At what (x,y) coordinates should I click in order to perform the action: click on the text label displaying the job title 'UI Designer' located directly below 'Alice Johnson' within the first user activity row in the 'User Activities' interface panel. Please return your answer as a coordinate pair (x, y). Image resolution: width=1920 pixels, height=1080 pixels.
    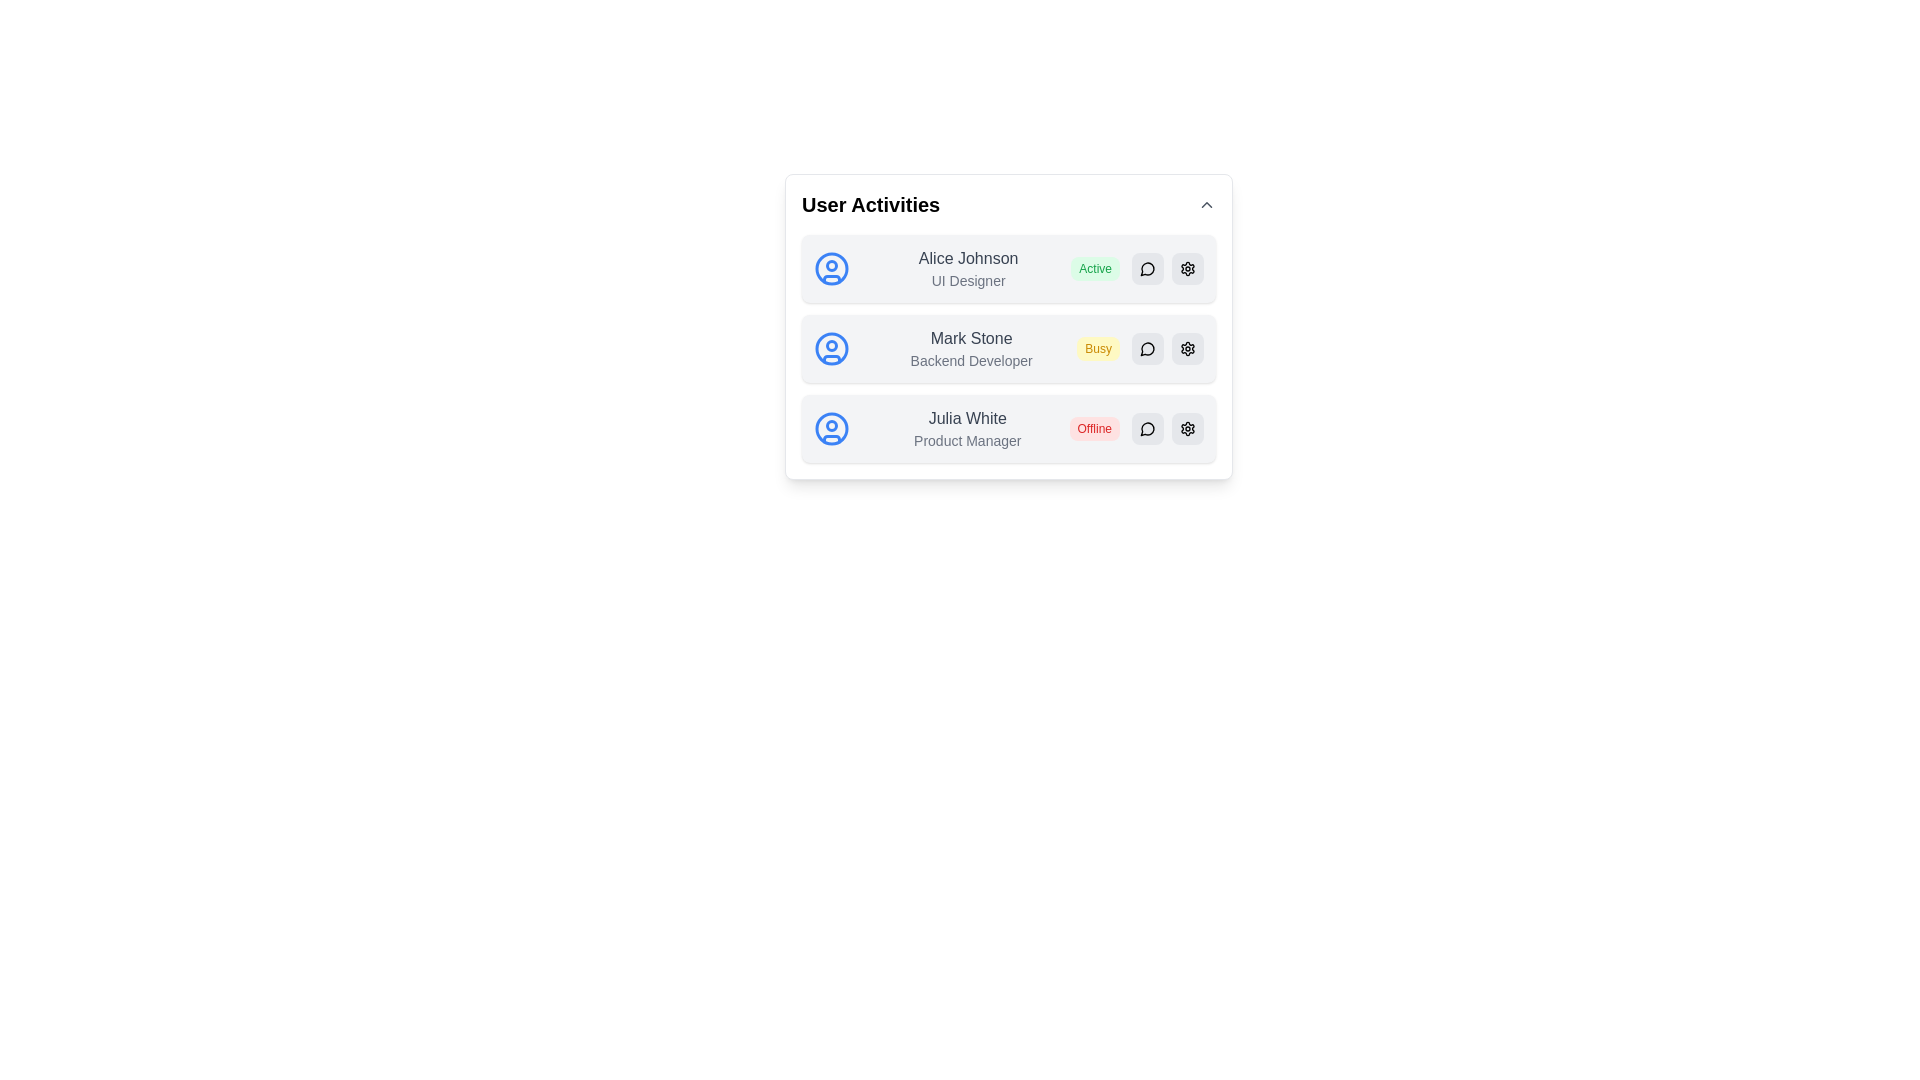
    Looking at the image, I should click on (968, 281).